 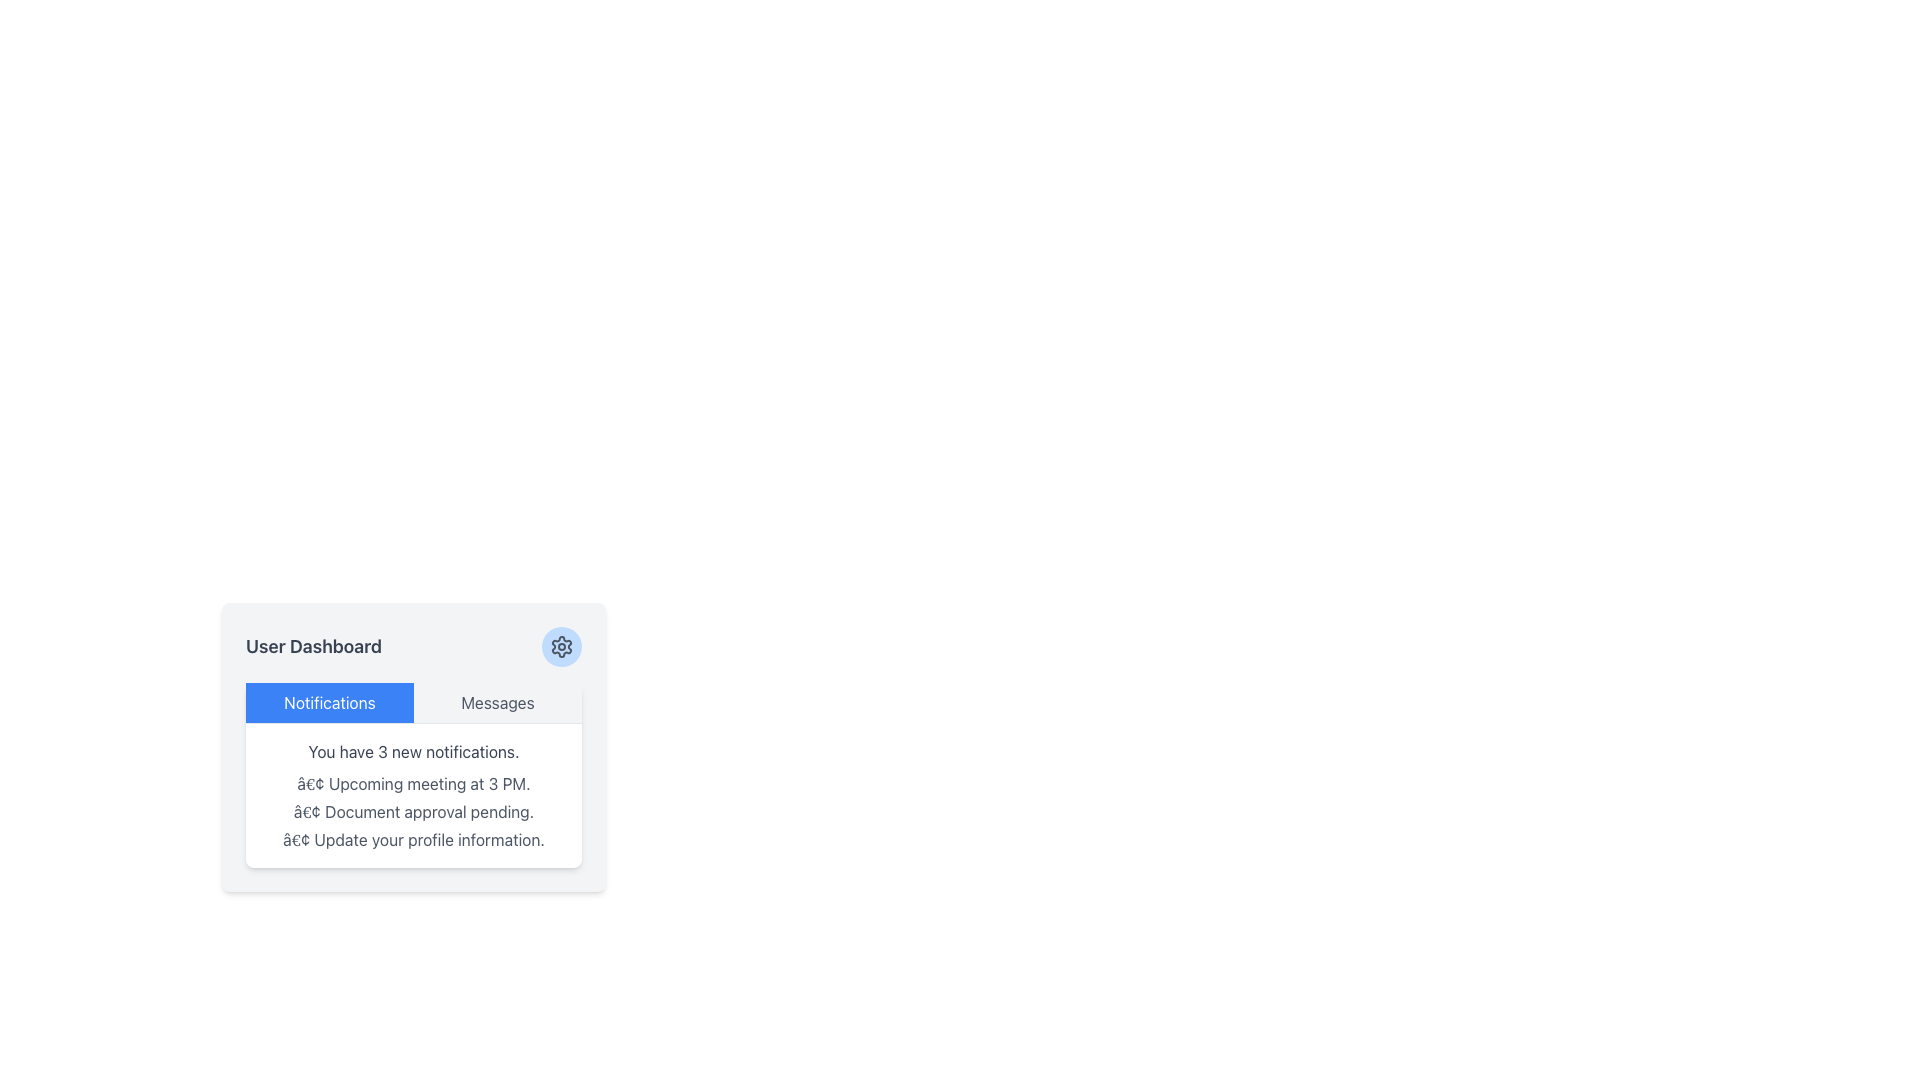 What do you see at coordinates (560, 647) in the screenshot?
I see `the SVG gear icon with a gray stroke design located within a circular button at the top-right corner of the user dashboard` at bounding box center [560, 647].